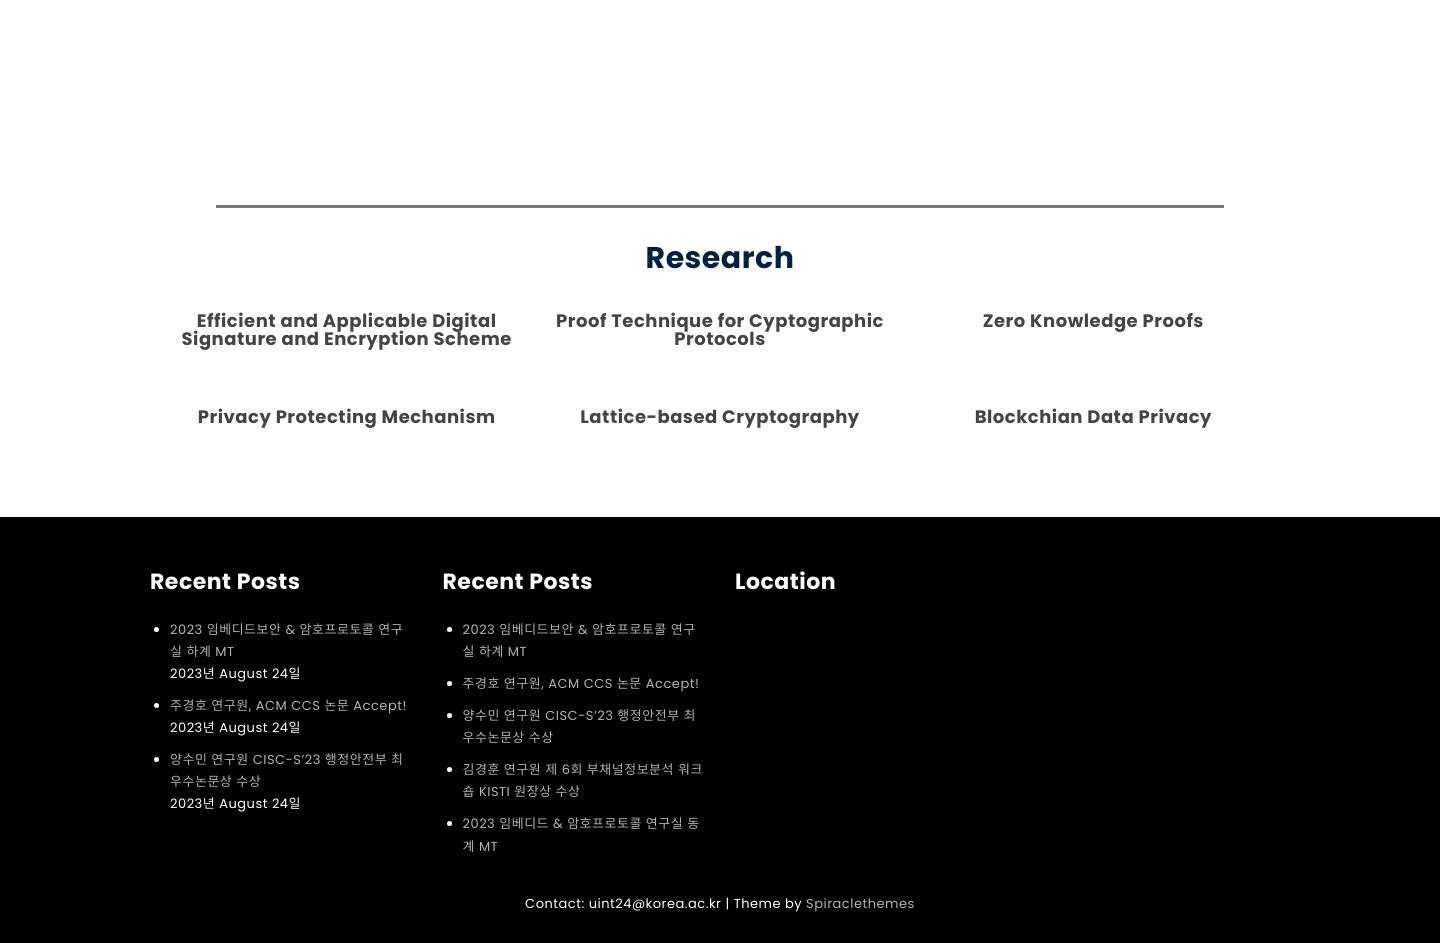 The height and width of the screenshot is (943, 1440). Describe the element at coordinates (719, 415) in the screenshot. I see `'Lattice-based Cryptography'` at that location.